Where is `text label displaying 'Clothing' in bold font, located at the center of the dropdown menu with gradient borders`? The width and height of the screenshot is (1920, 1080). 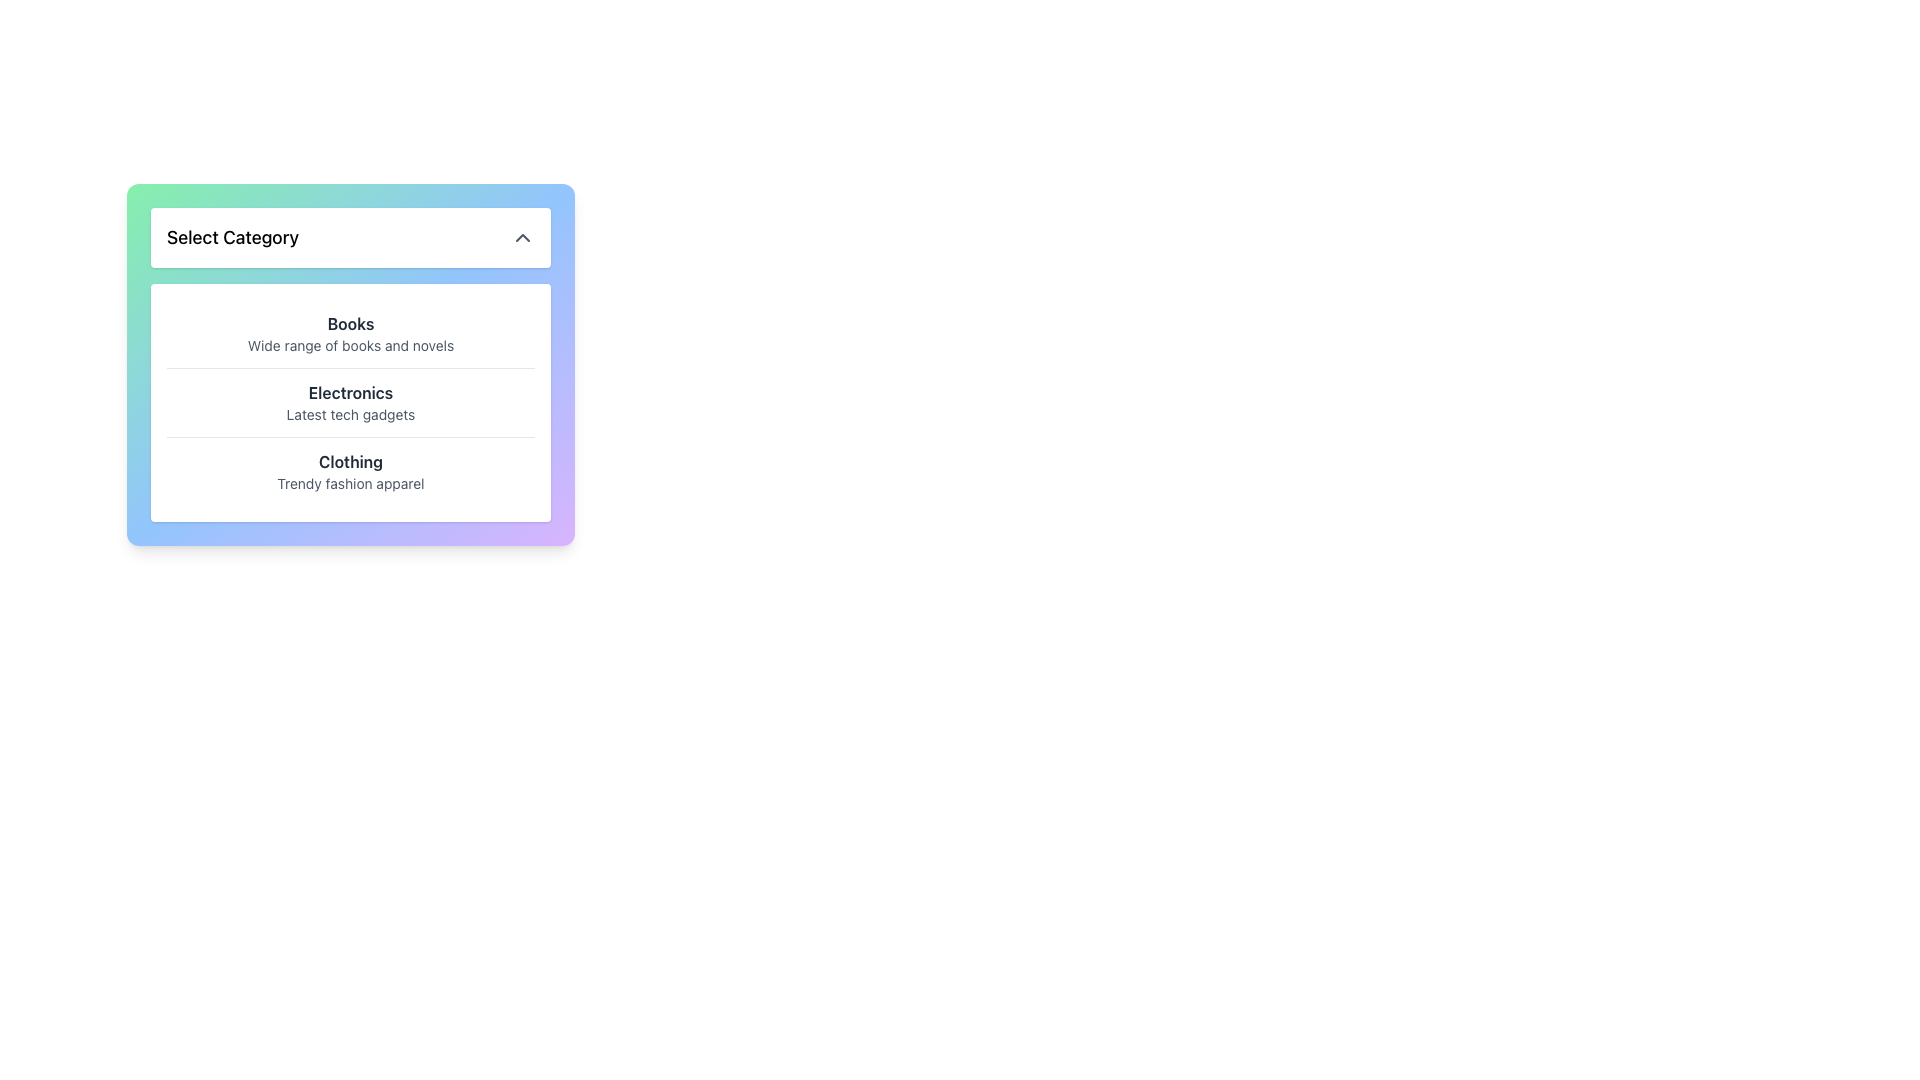 text label displaying 'Clothing' in bold font, located at the center of the dropdown menu with gradient borders is located at coordinates (350, 462).